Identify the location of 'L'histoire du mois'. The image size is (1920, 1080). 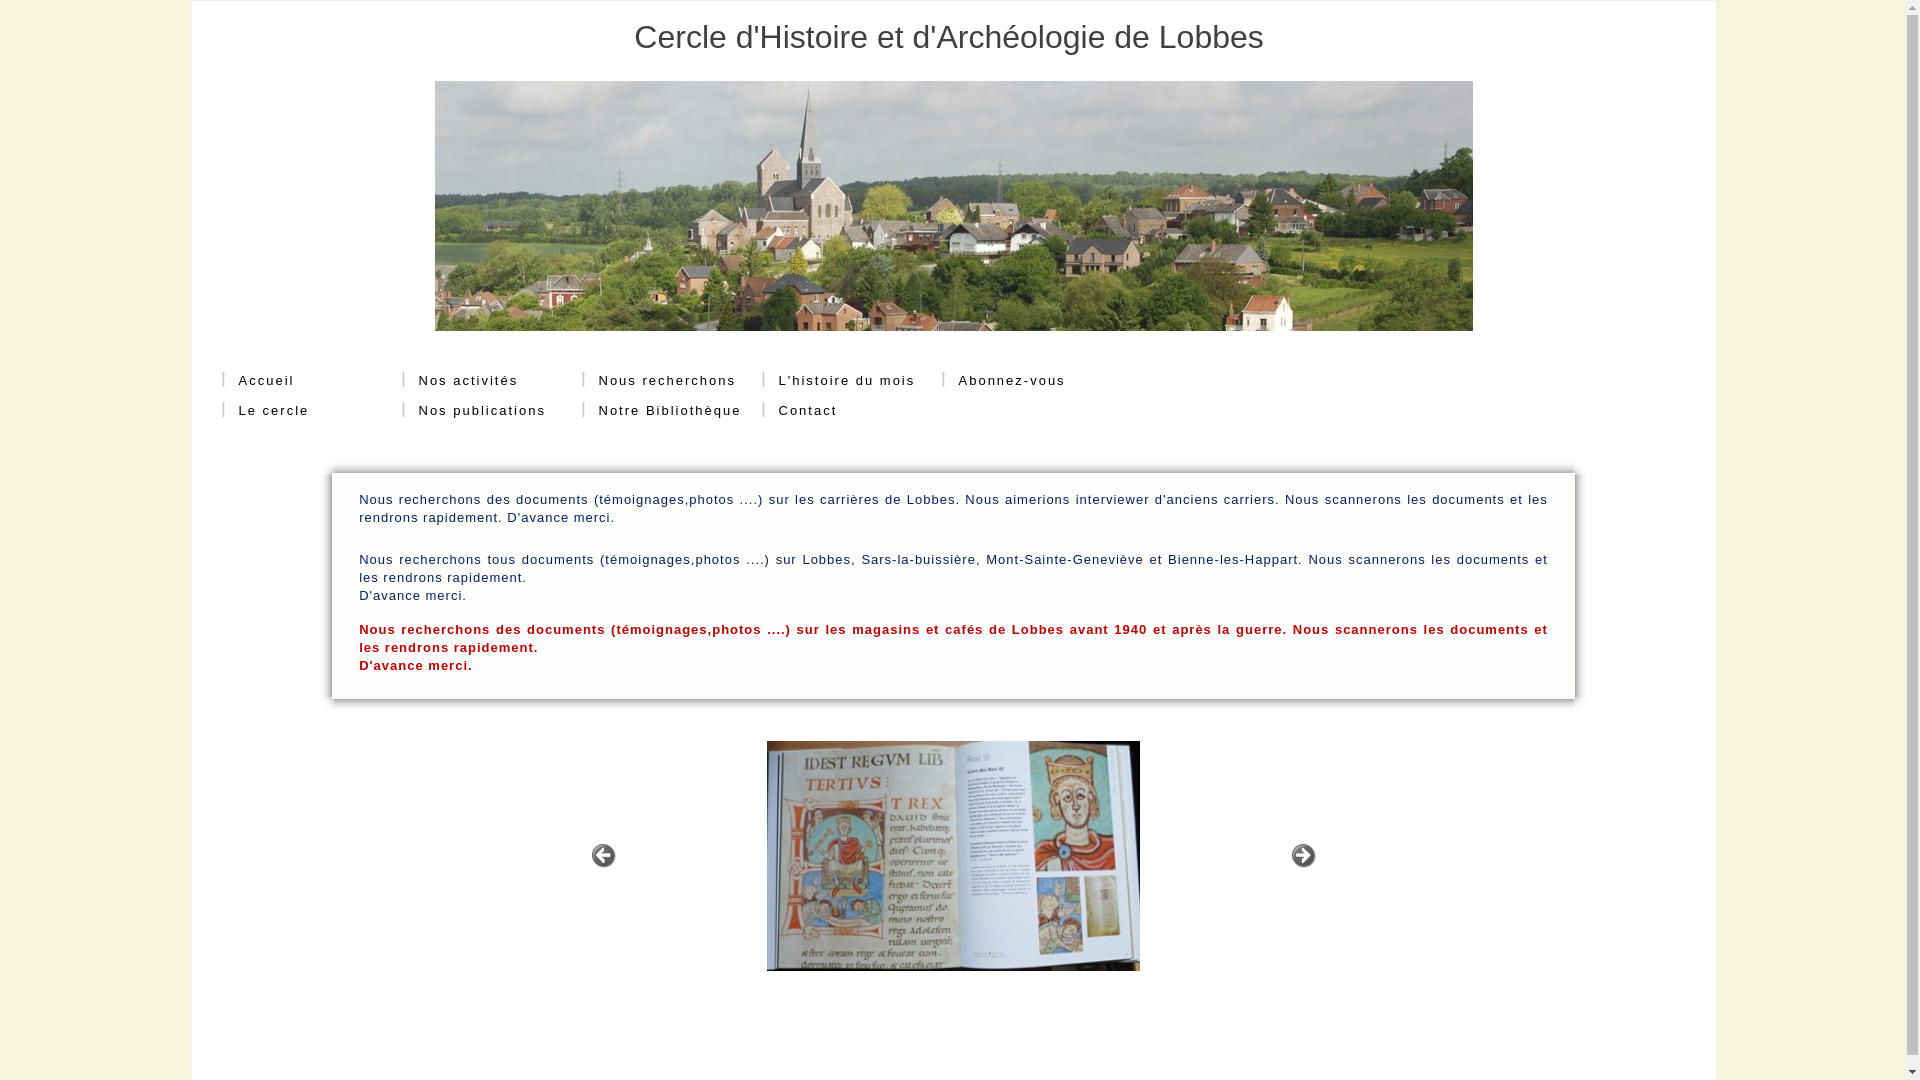
(839, 381).